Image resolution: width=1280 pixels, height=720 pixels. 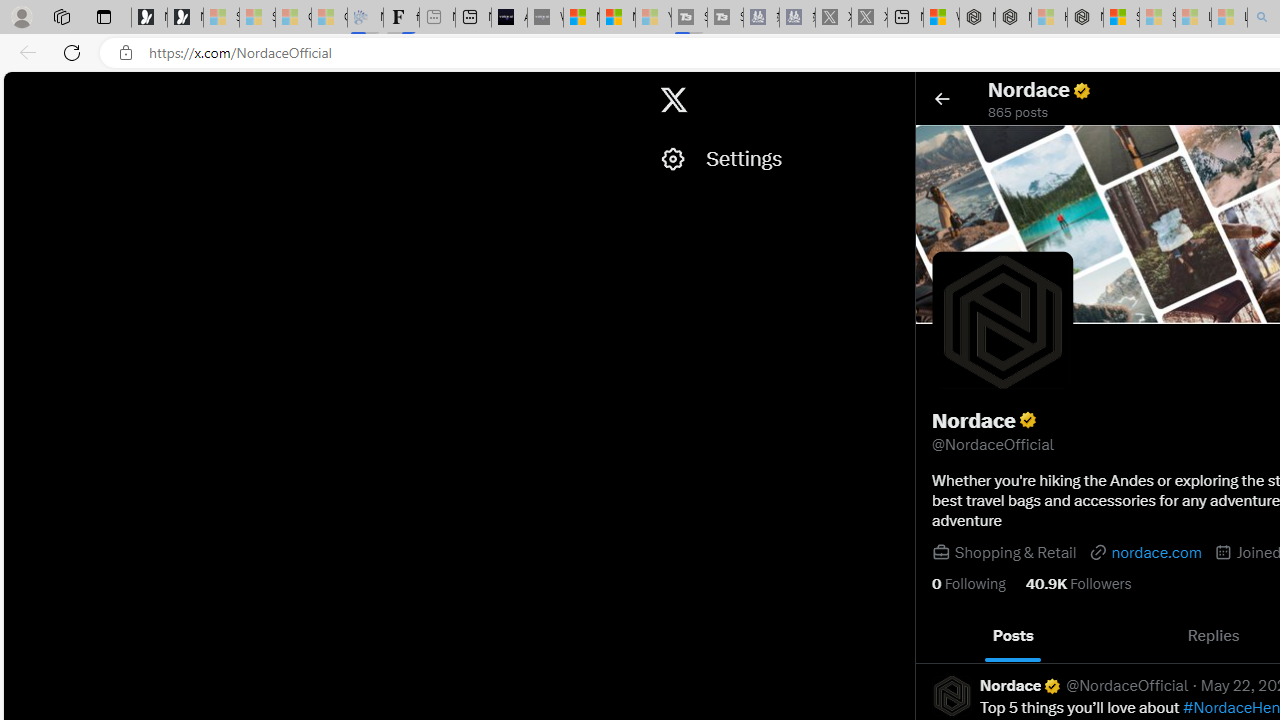 I want to click on 'Nordace Verified account', so click(x=1021, y=684).